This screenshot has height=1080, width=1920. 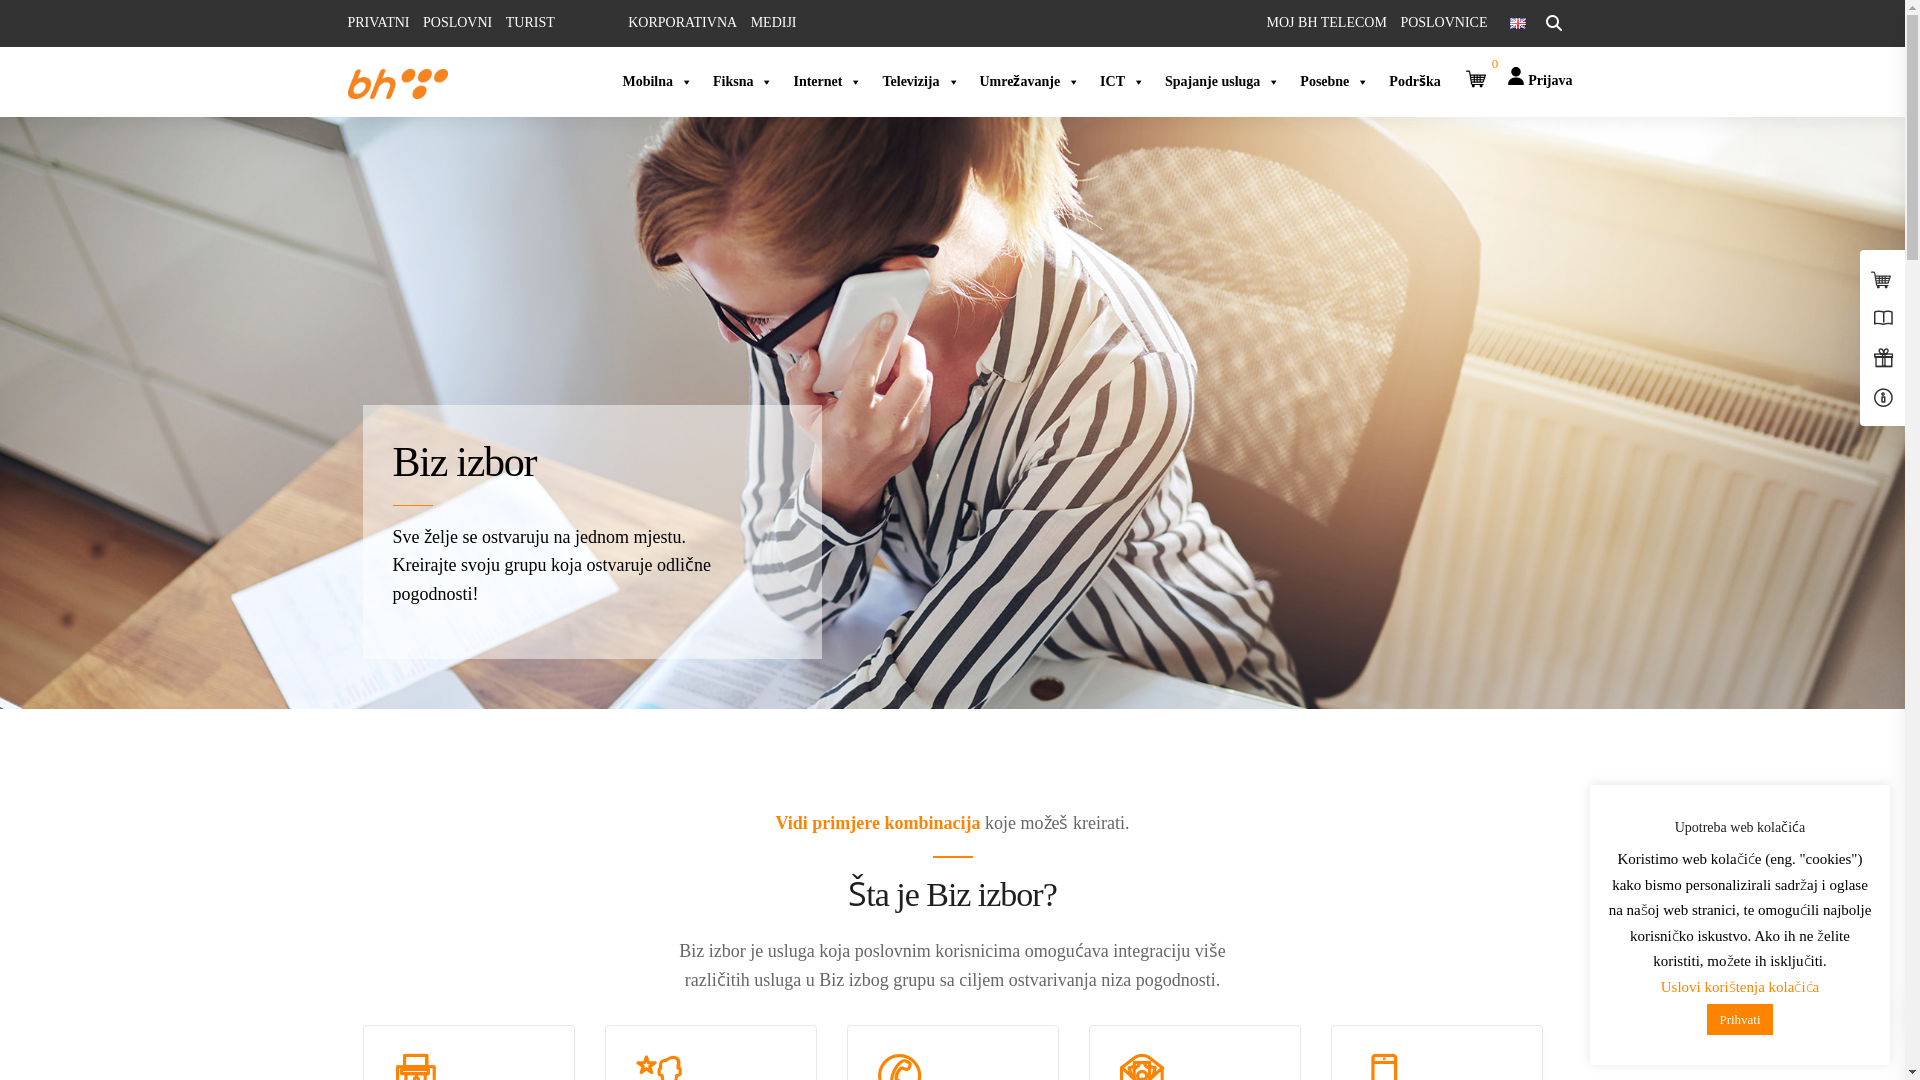 I want to click on 'Prijava', so click(x=1539, y=79).